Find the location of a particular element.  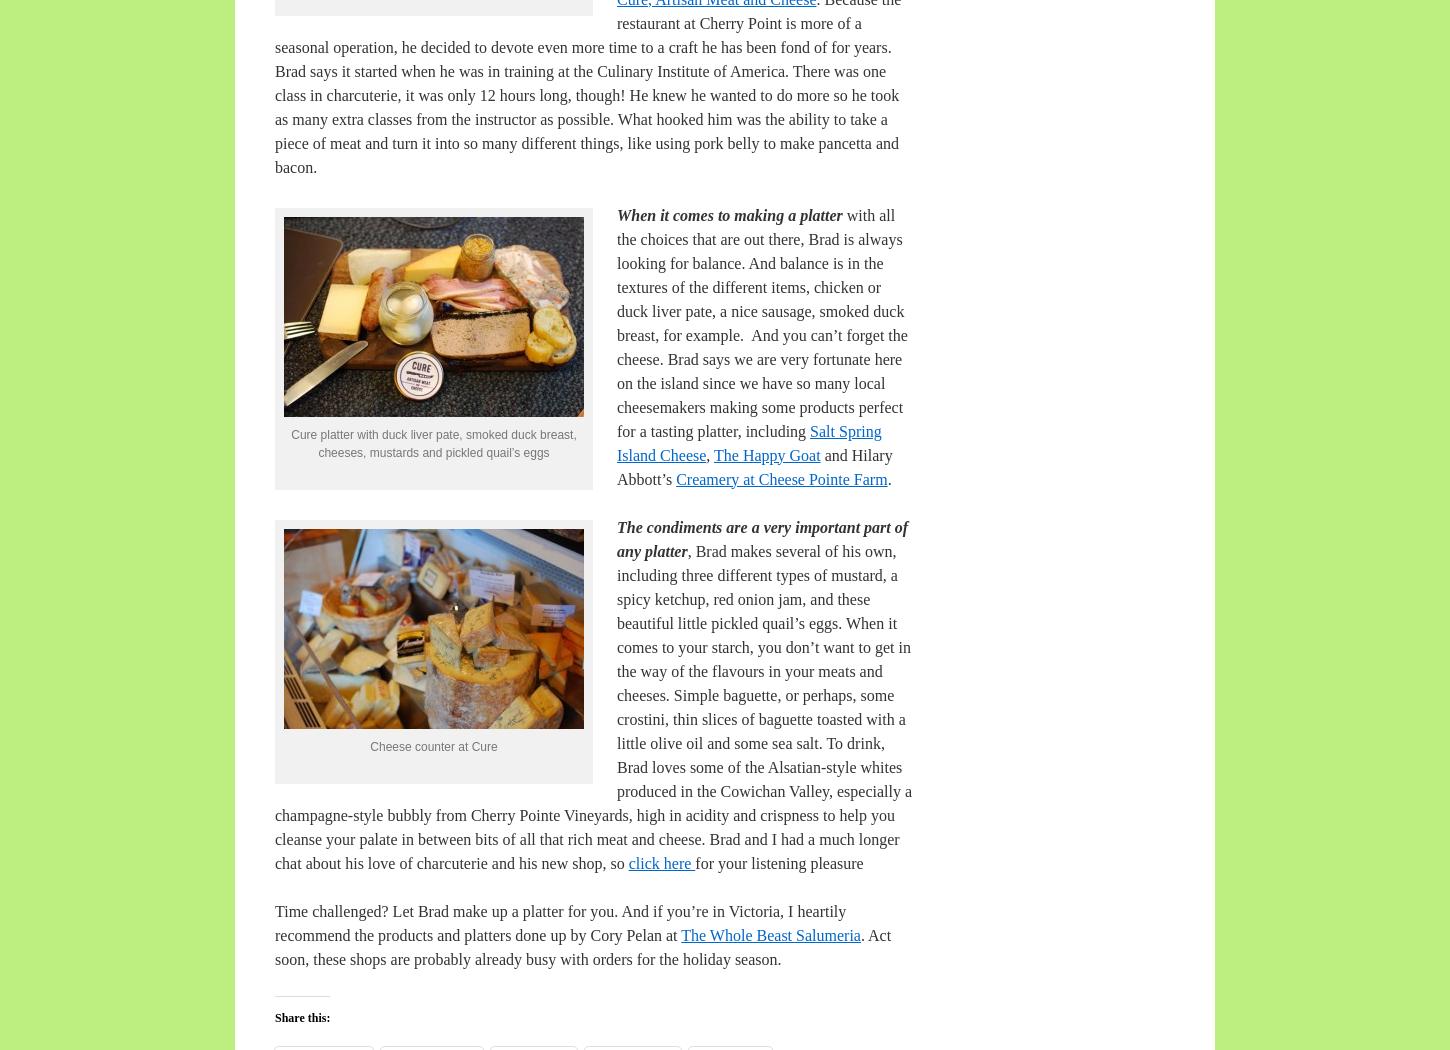

'The Happy Goat' is located at coordinates (767, 454).